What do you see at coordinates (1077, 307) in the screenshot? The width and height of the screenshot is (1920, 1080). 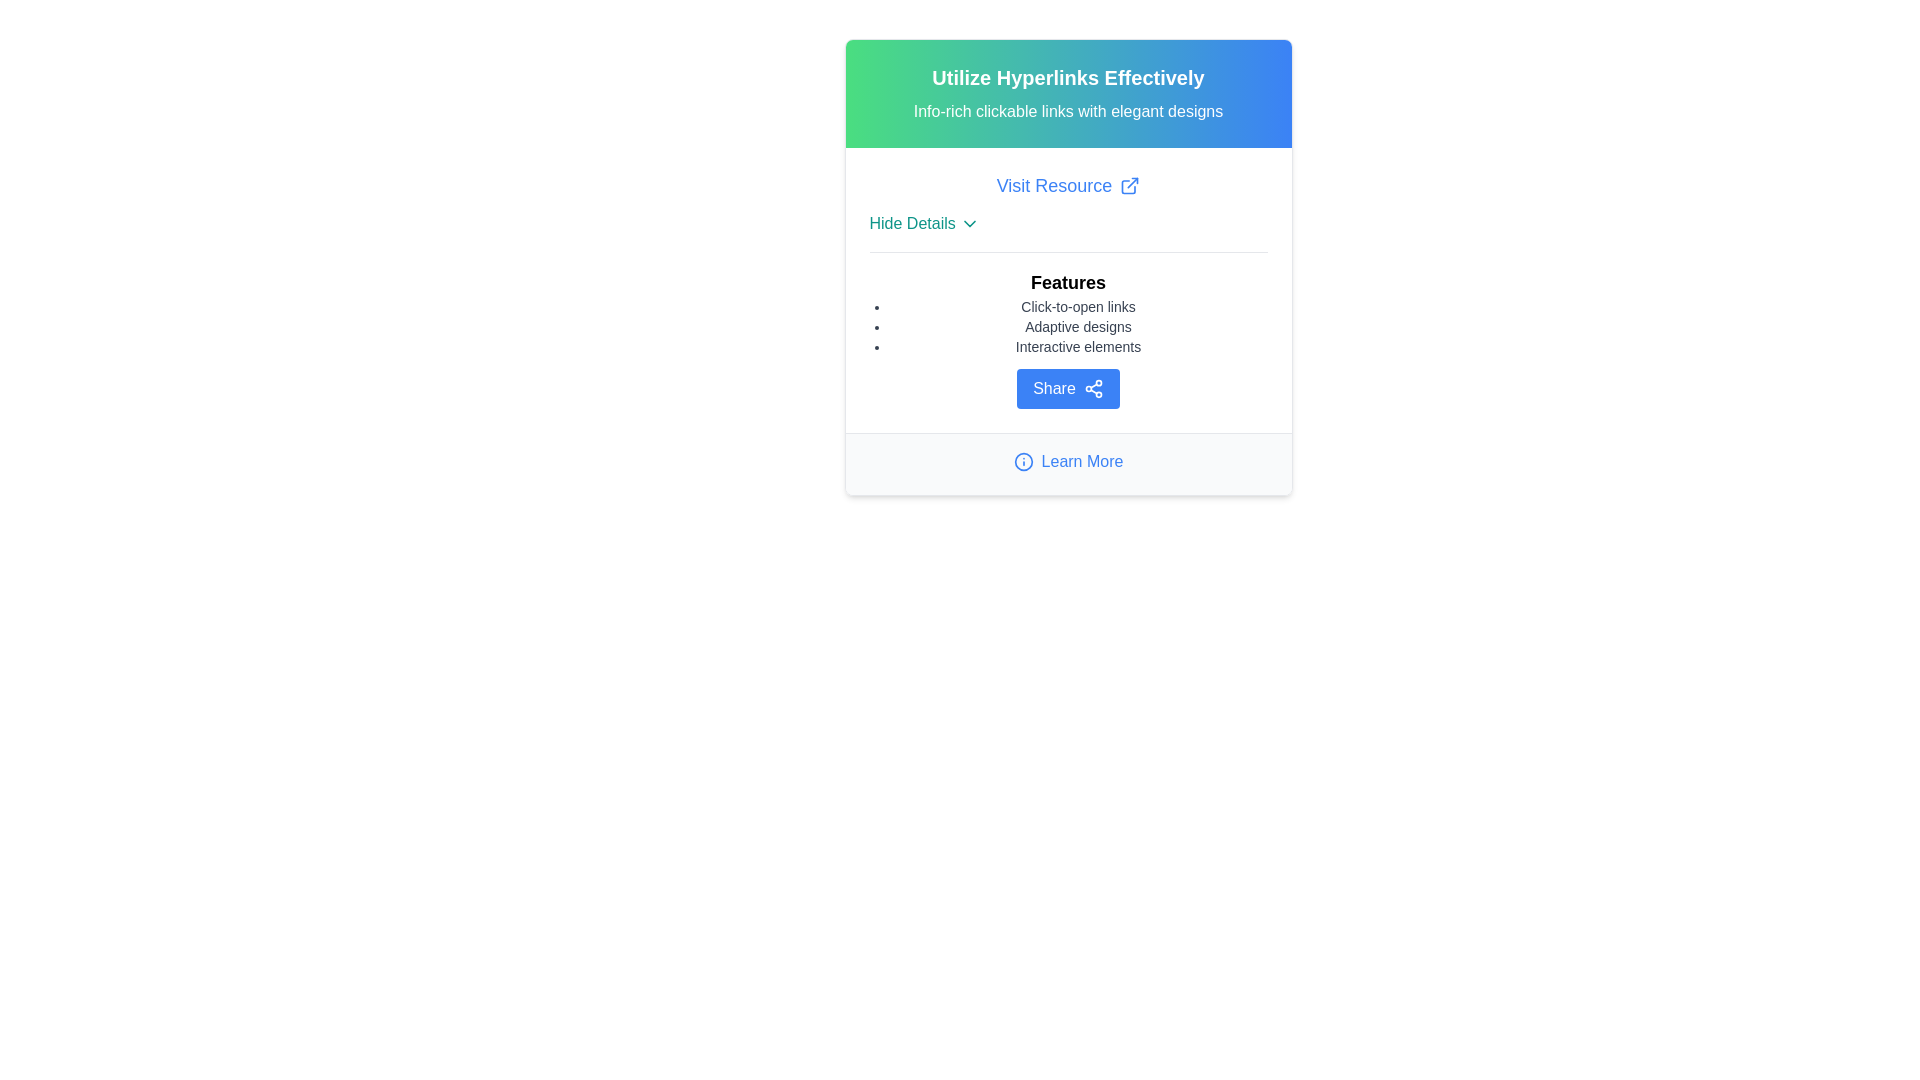 I see `the first Text Label in the bulleted list under the heading 'Features', which describes a feature of the interface card` at bounding box center [1077, 307].